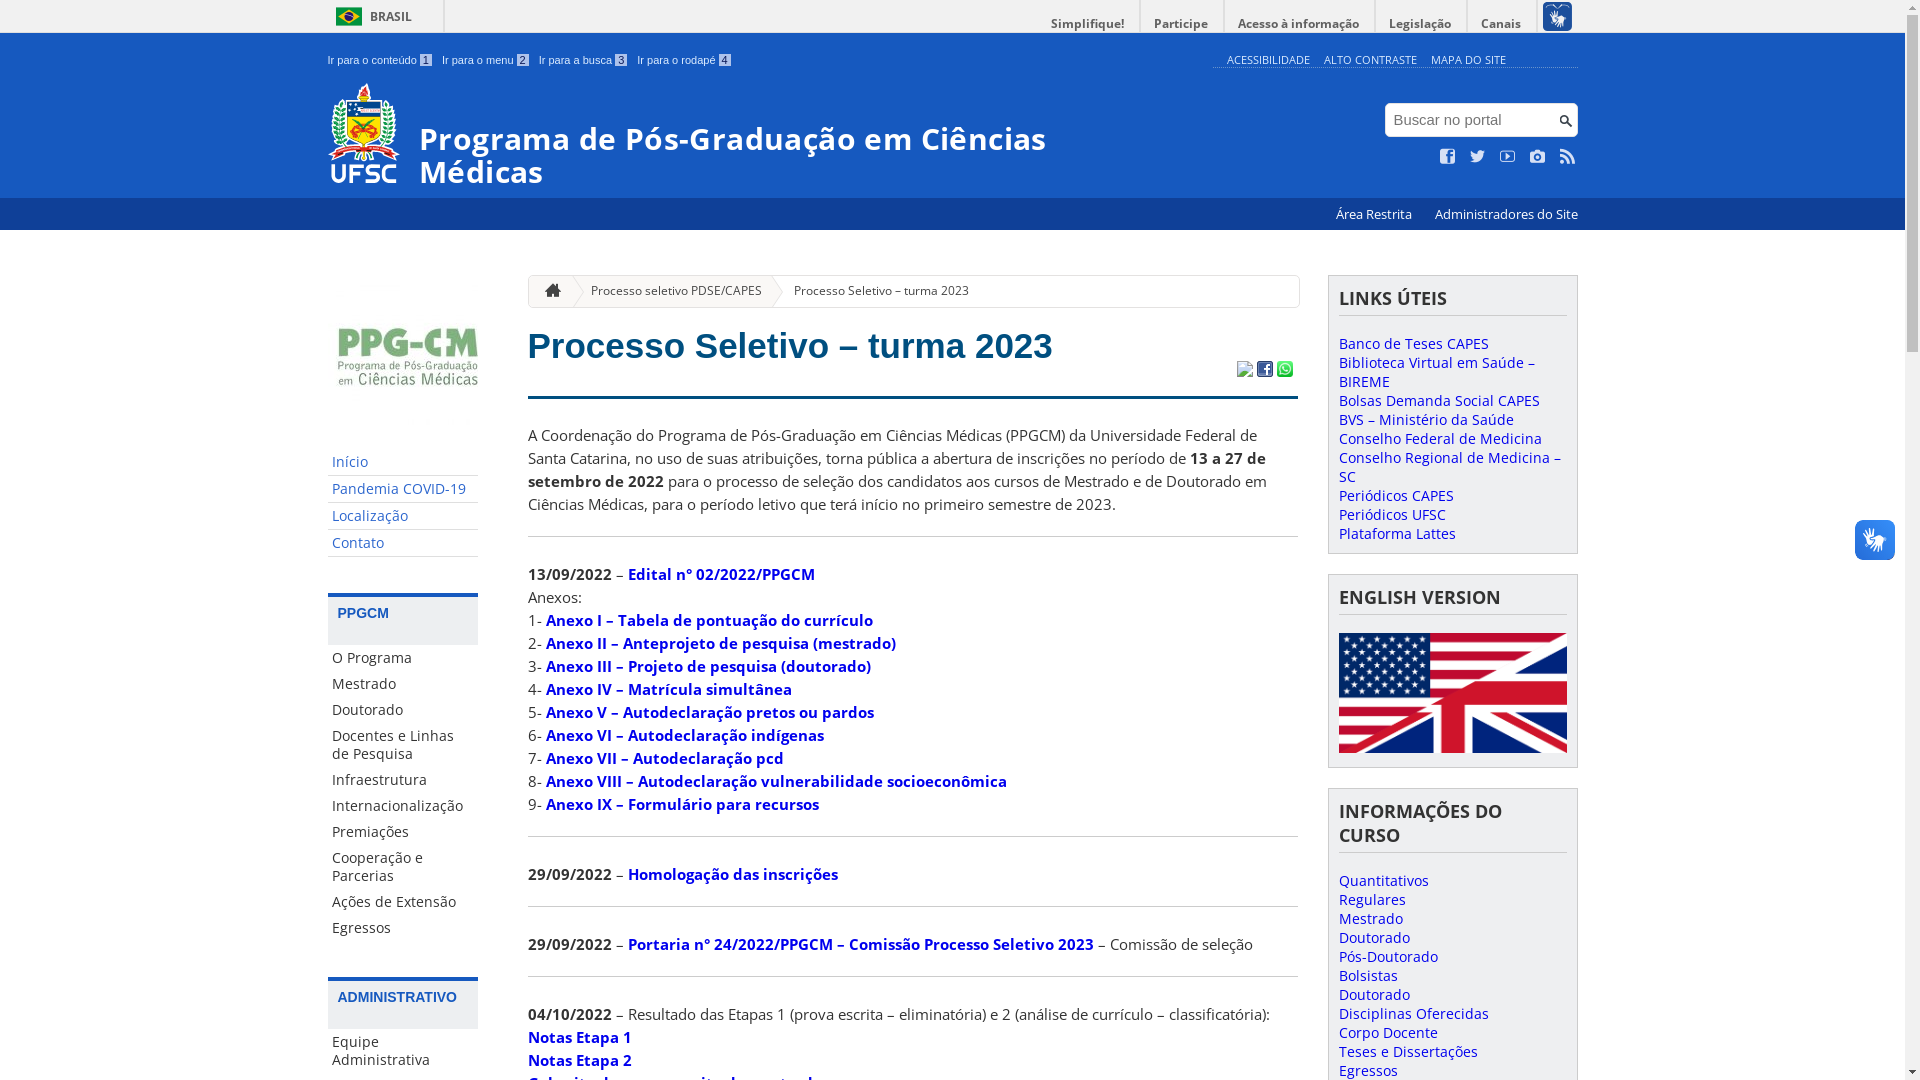 The image size is (1920, 1080). Describe the element at coordinates (1437, 400) in the screenshot. I see `'Bolsas Demanda Social CAPES'` at that location.